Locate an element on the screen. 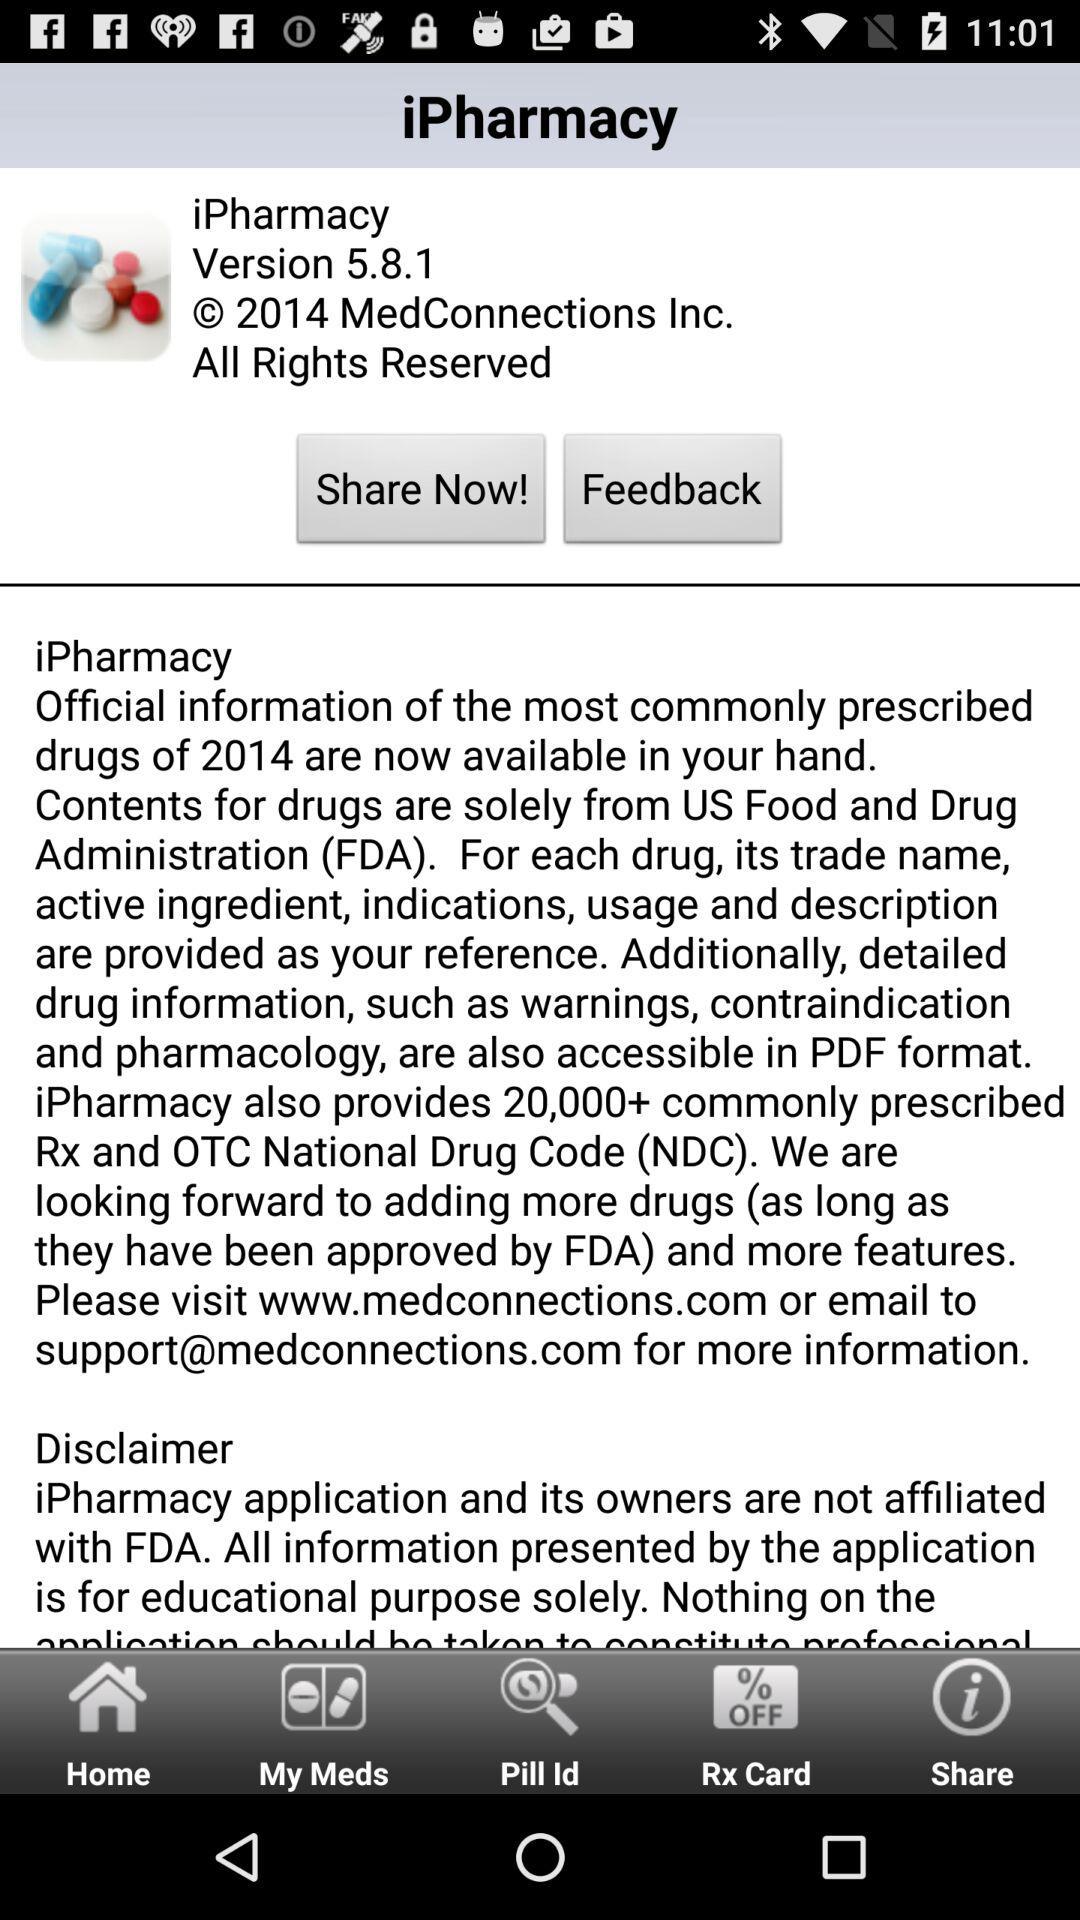 The image size is (1080, 1920). the first image is located at coordinates (96, 286).